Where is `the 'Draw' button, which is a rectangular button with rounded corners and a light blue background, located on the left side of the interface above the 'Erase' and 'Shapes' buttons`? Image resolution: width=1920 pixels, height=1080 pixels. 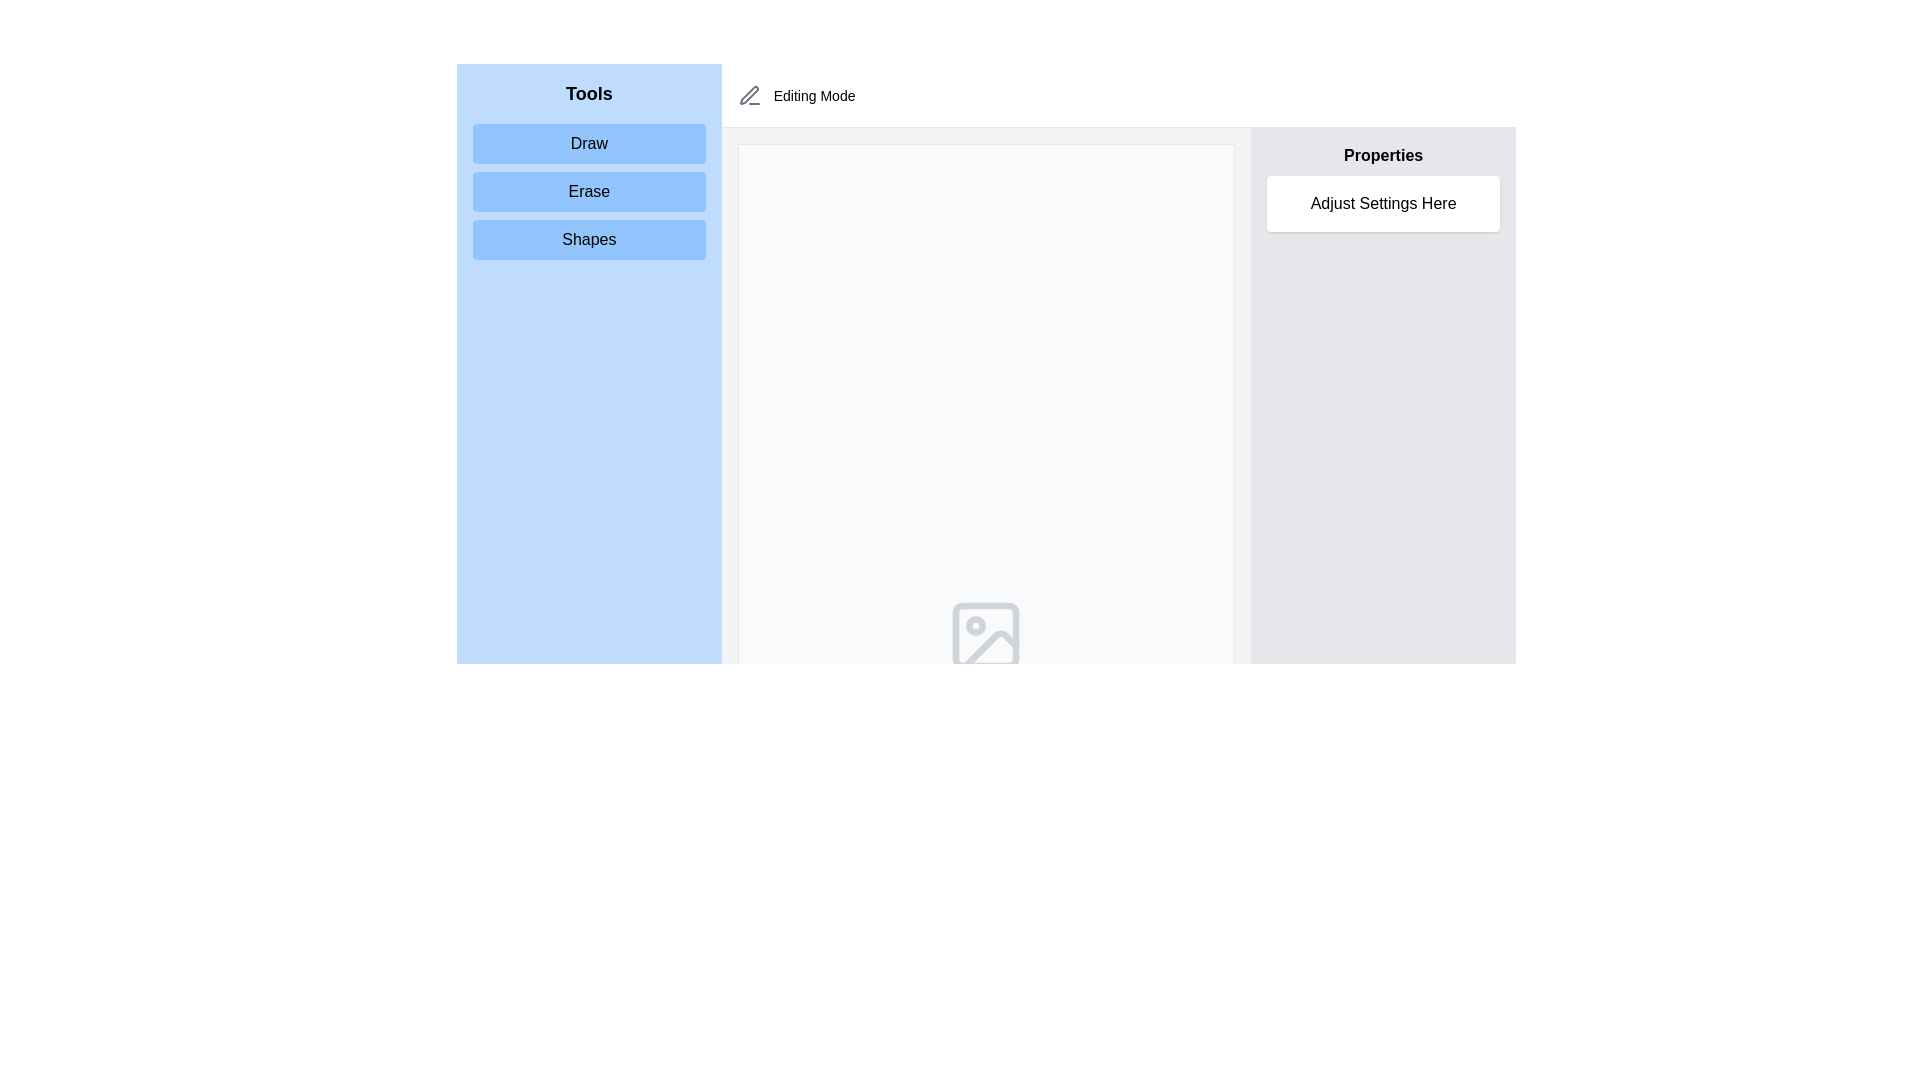 the 'Draw' button, which is a rectangular button with rounded corners and a light blue background, located on the left side of the interface above the 'Erase' and 'Shapes' buttons is located at coordinates (588, 142).